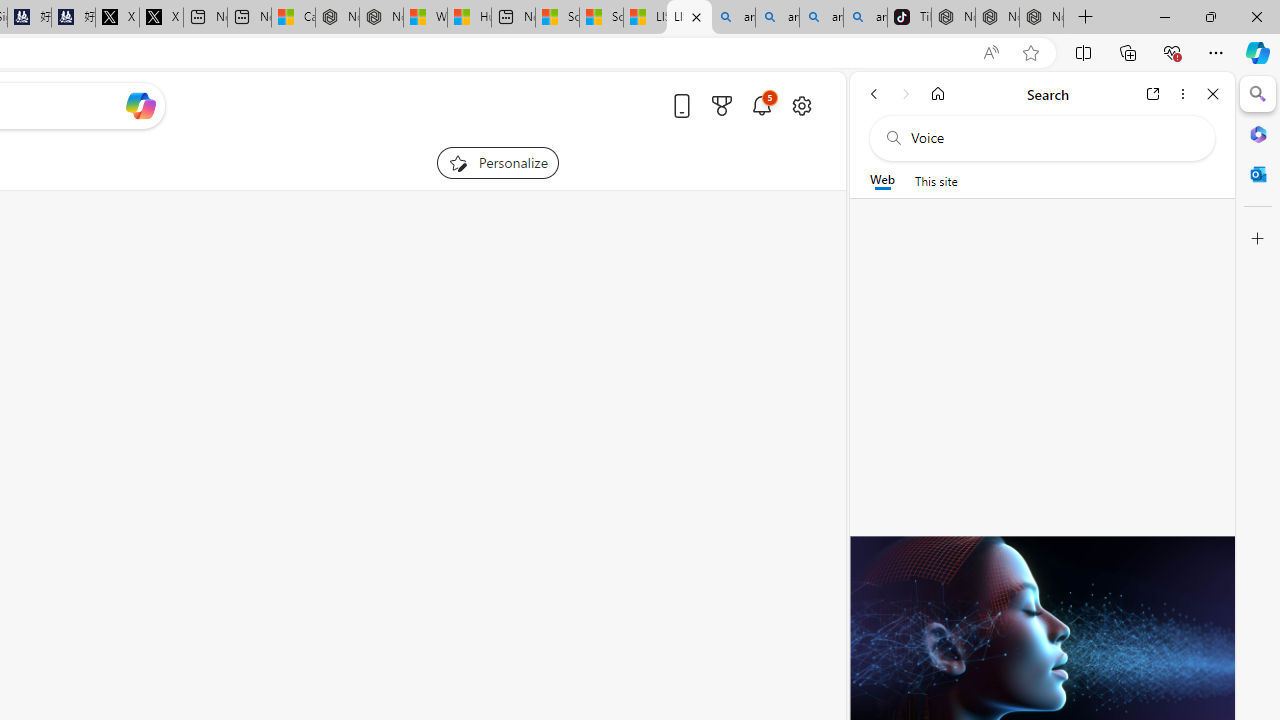 Image resolution: width=1280 pixels, height=720 pixels. Describe the element at coordinates (1040, 17) in the screenshot. I see `'Nordace - Siena Pro 15 Essential Set'` at that location.